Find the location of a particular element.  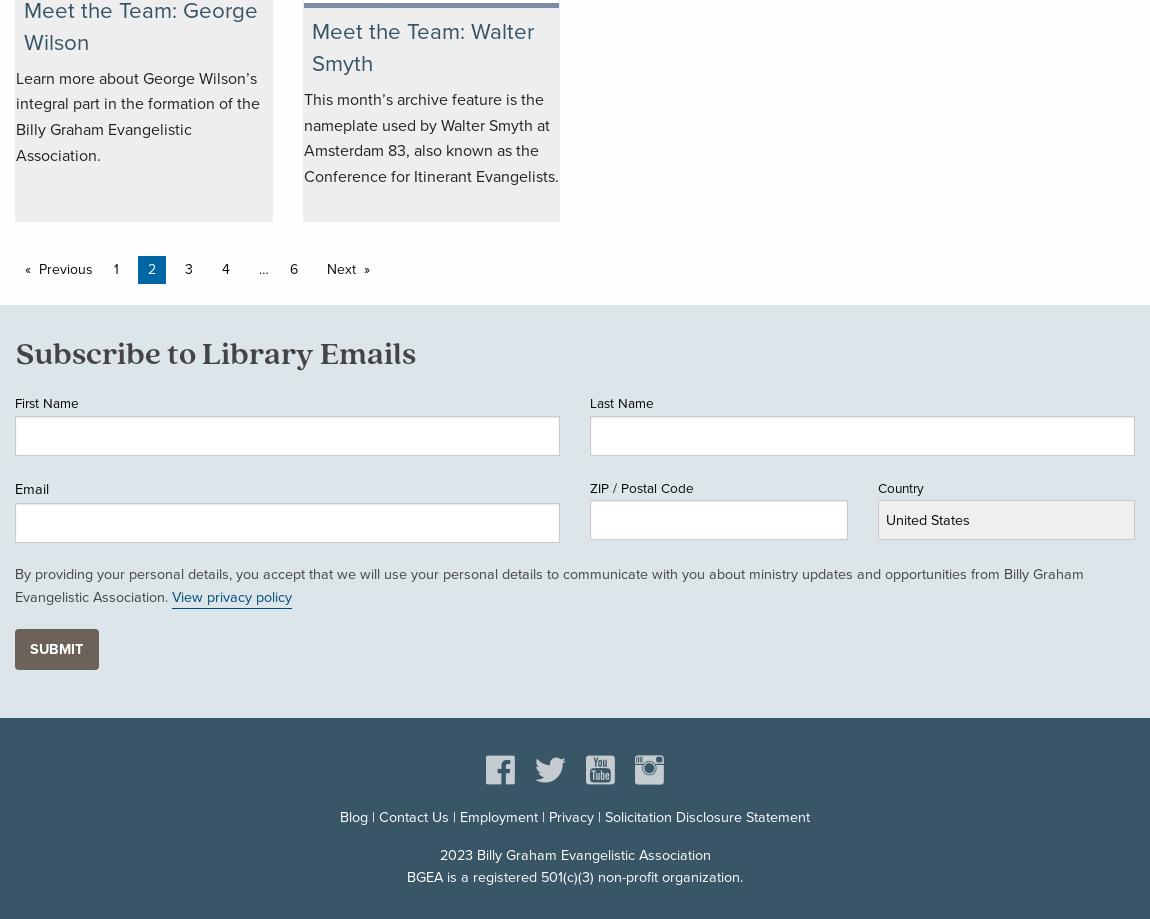

'ZIP / Postal Code' is located at coordinates (641, 485).